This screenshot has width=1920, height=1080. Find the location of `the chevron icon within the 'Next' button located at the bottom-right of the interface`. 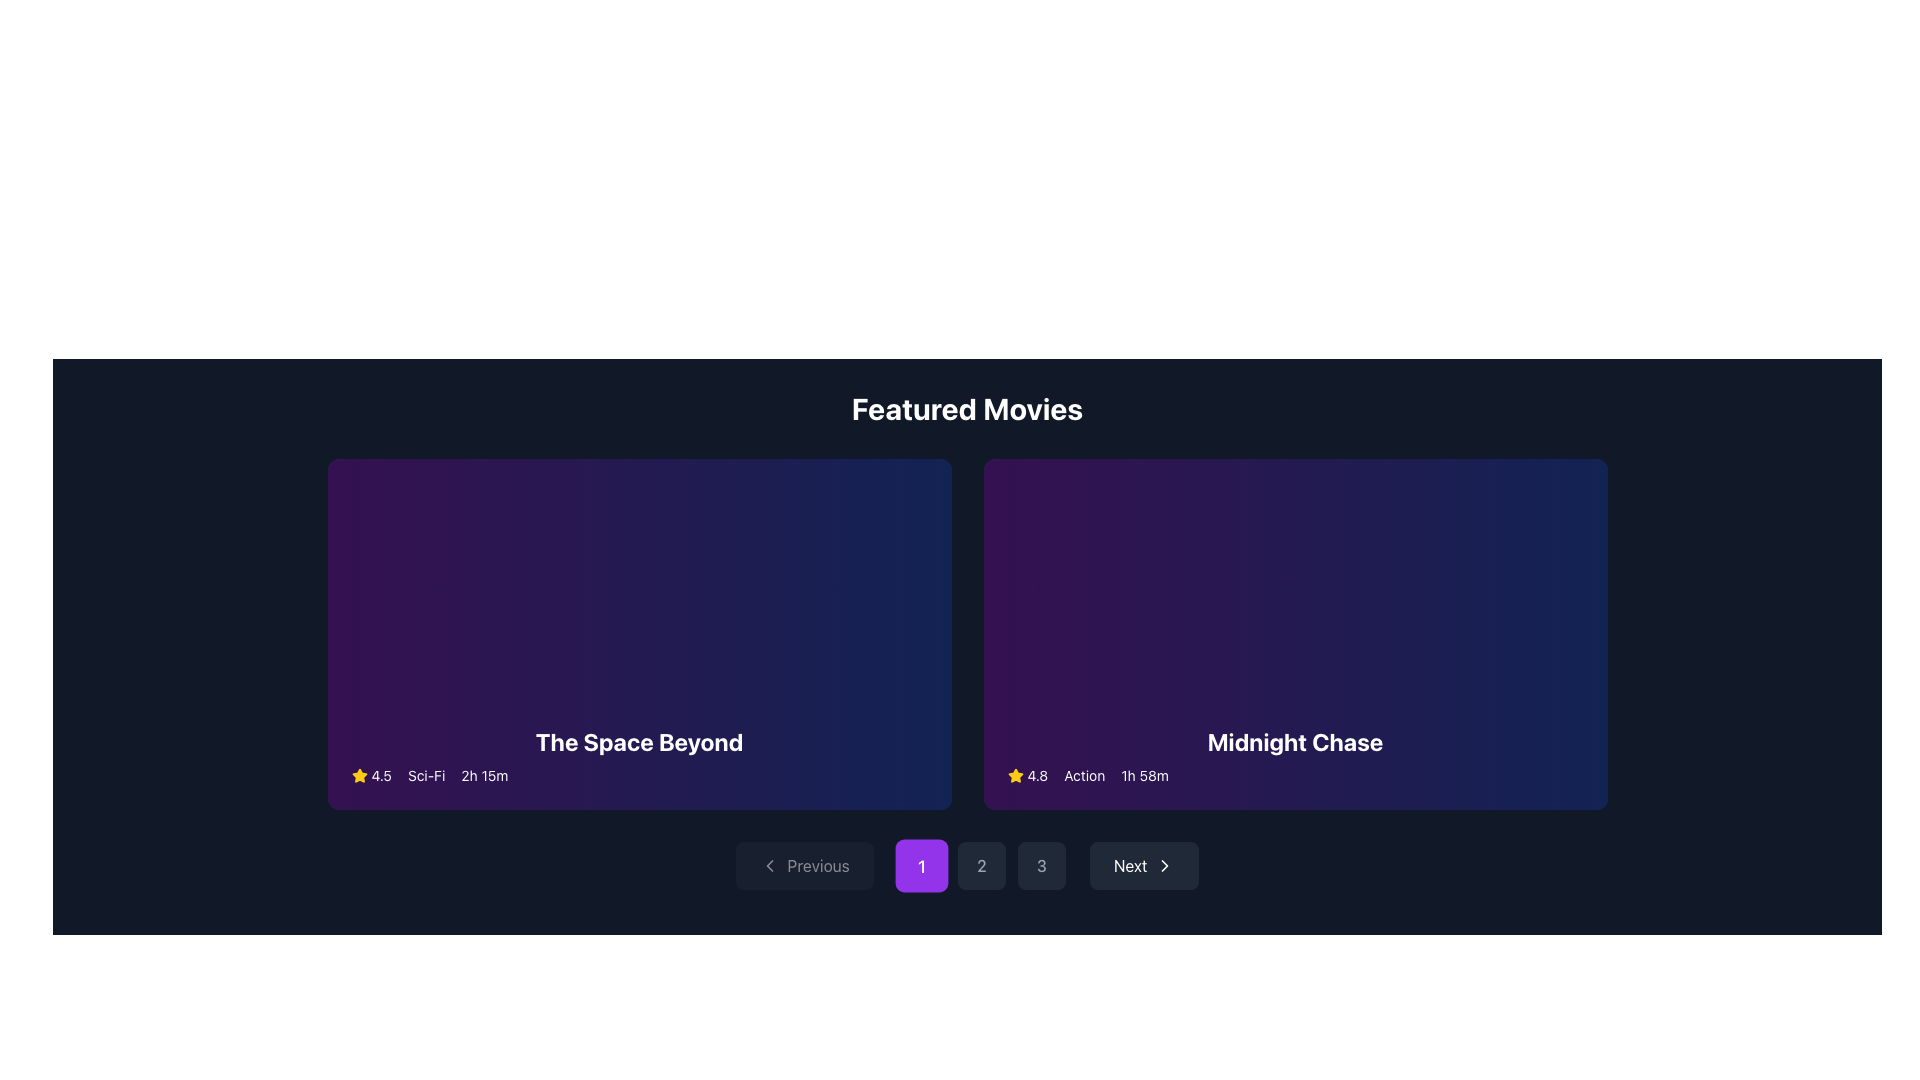

the chevron icon within the 'Next' button located at the bottom-right of the interface is located at coordinates (1165, 865).